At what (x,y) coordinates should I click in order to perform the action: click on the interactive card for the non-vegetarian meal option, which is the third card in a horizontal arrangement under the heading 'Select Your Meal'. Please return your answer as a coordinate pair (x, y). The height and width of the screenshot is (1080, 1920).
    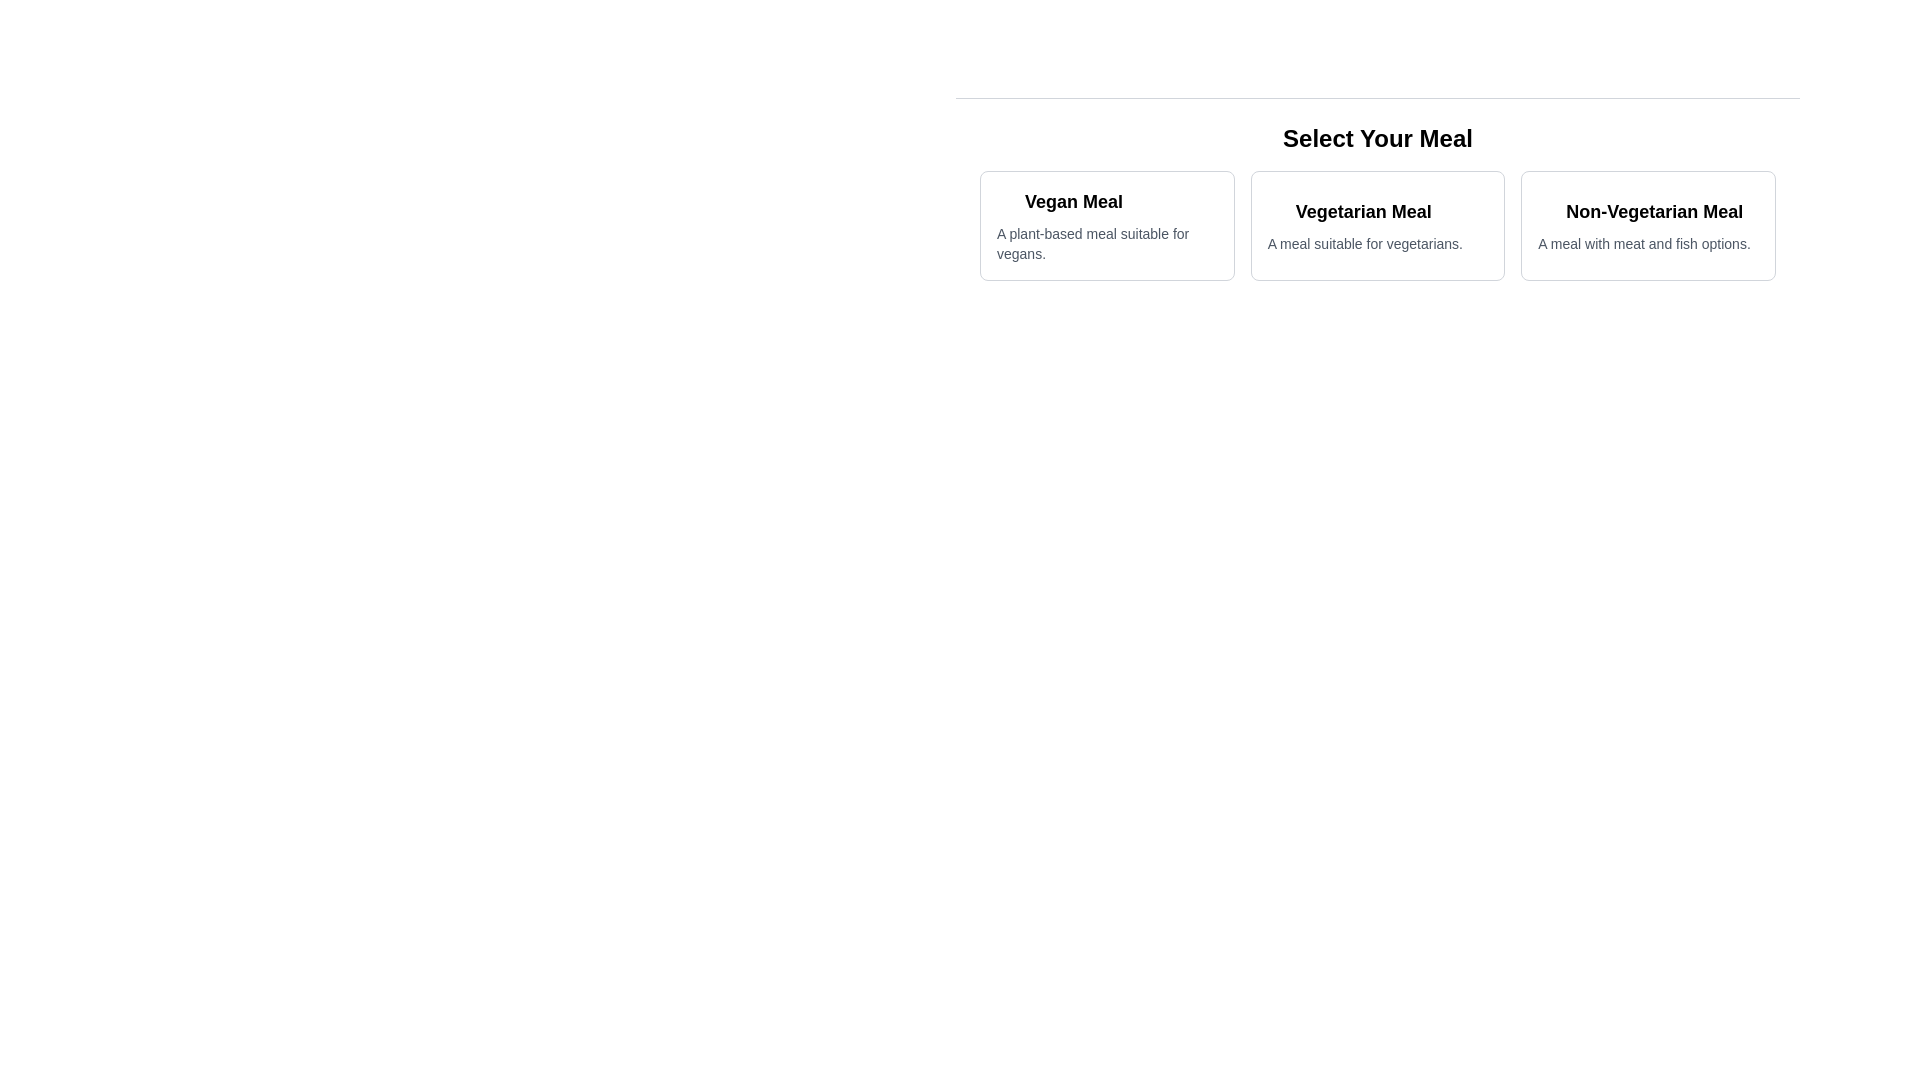
    Looking at the image, I should click on (1648, 225).